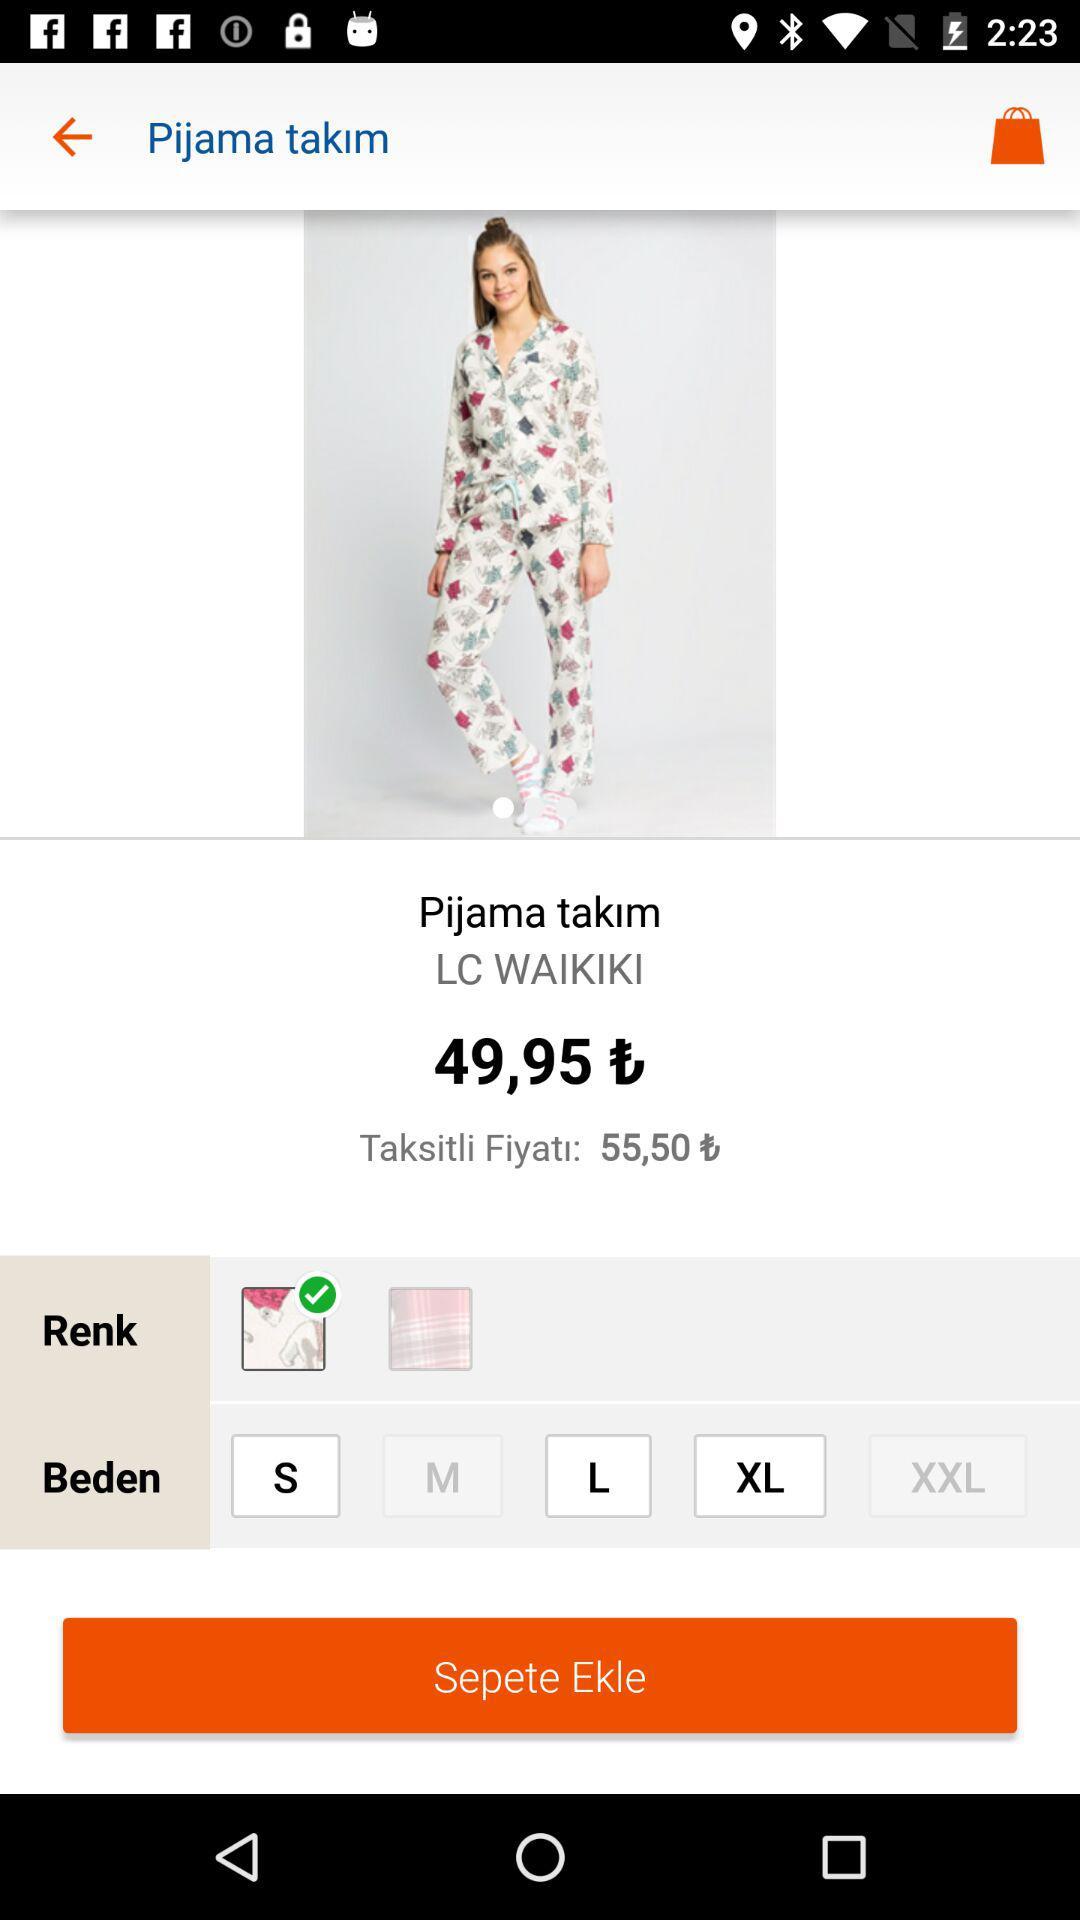  I want to click on l icon, so click(597, 1475).